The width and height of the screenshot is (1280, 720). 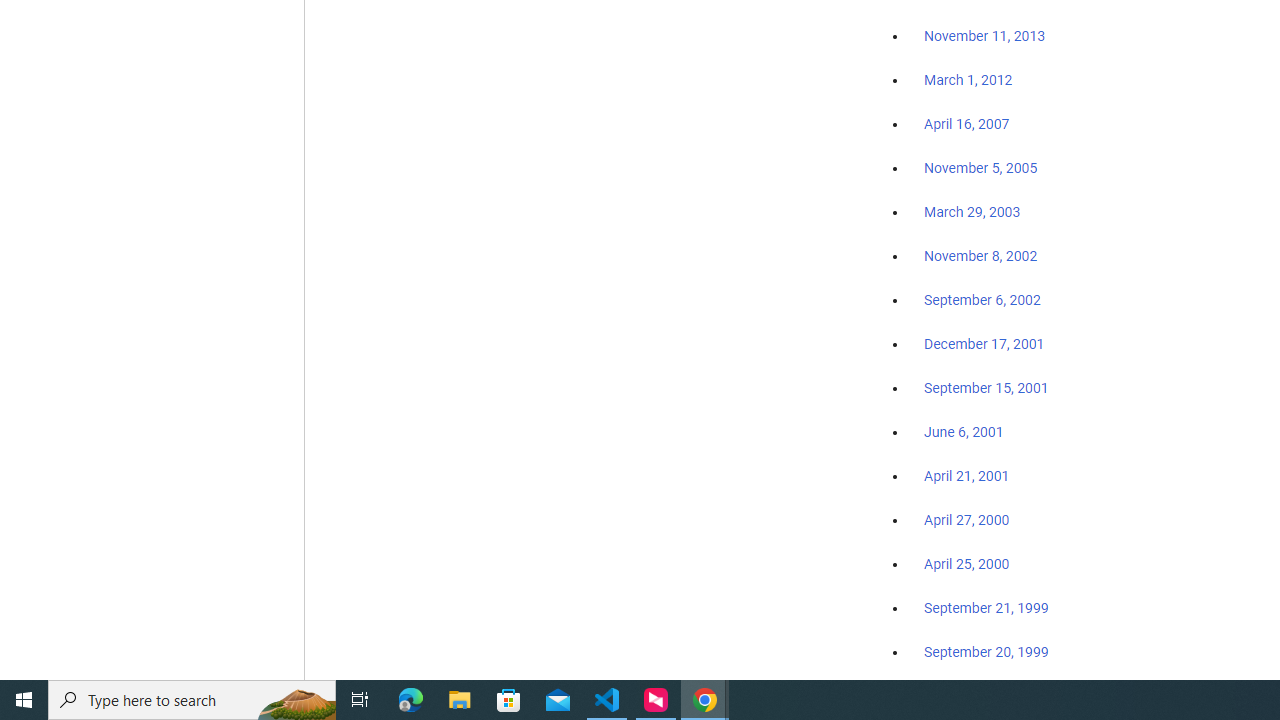 What do you see at coordinates (986, 387) in the screenshot?
I see `'September 15, 2001'` at bounding box center [986, 387].